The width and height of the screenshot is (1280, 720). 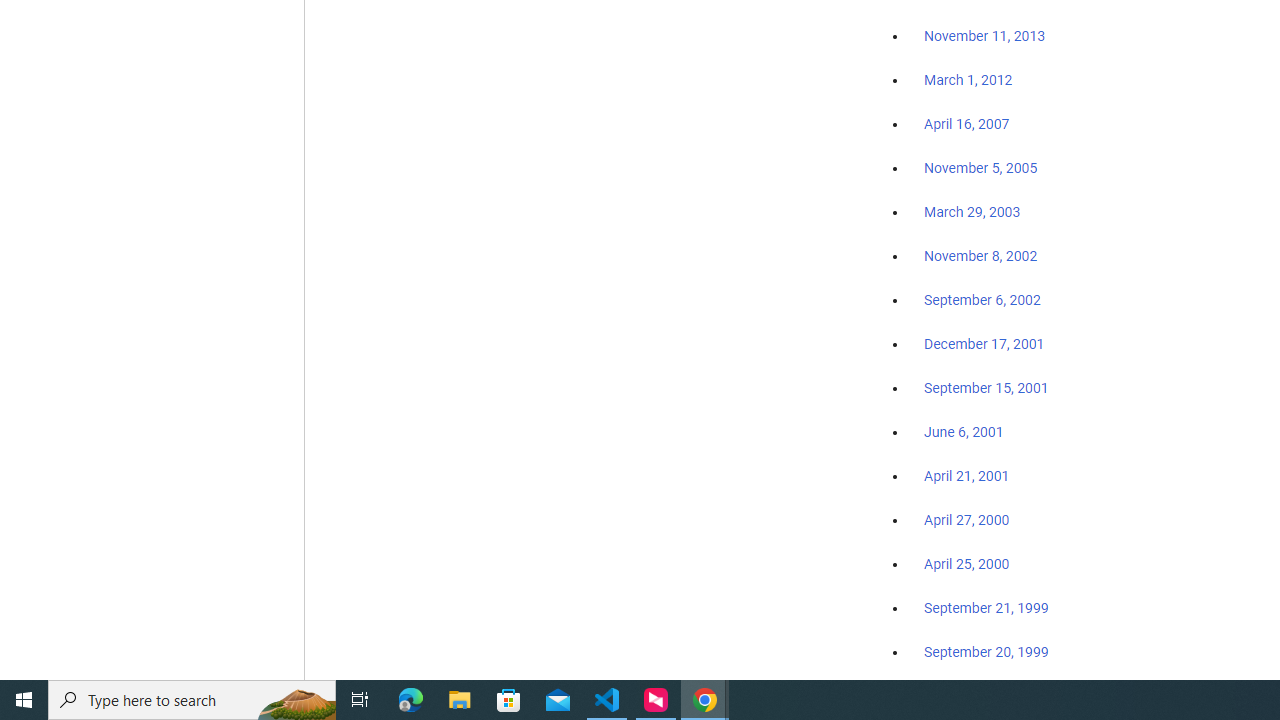 What do you see at coordinates (986, 387) in the screenshot?
I see `'September 15, 2001'` at bounding box center [986, 387].